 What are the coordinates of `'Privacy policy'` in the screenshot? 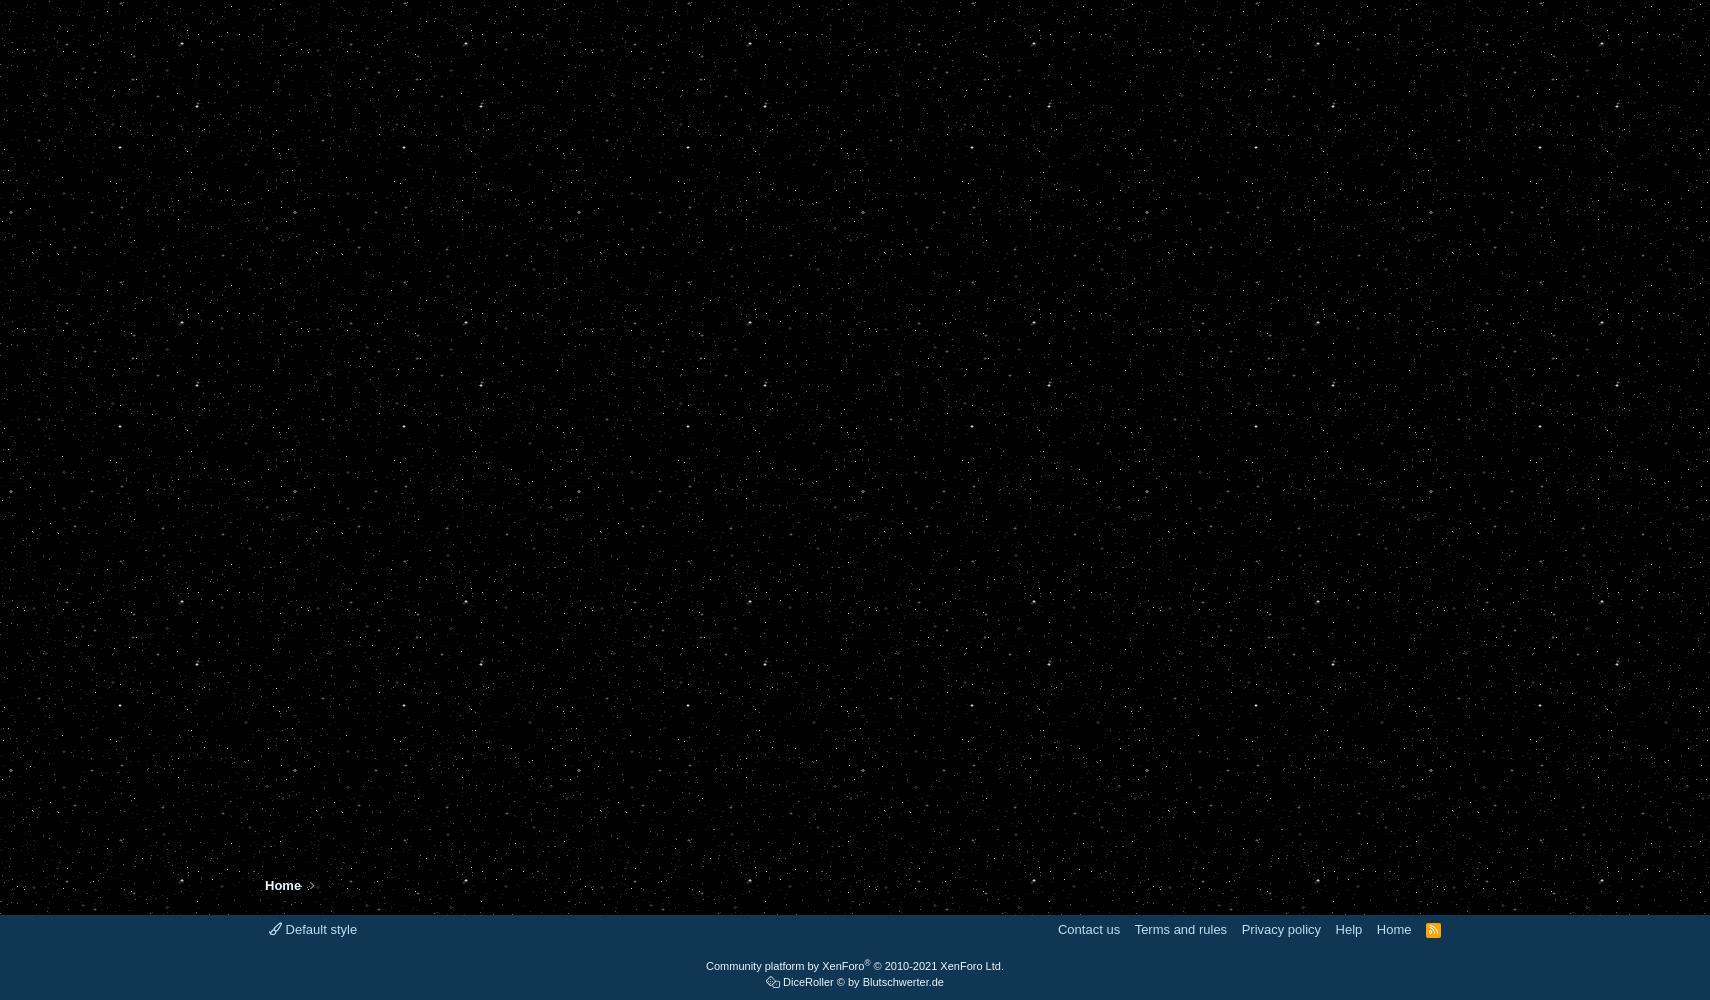 It's located at (1279, 929).